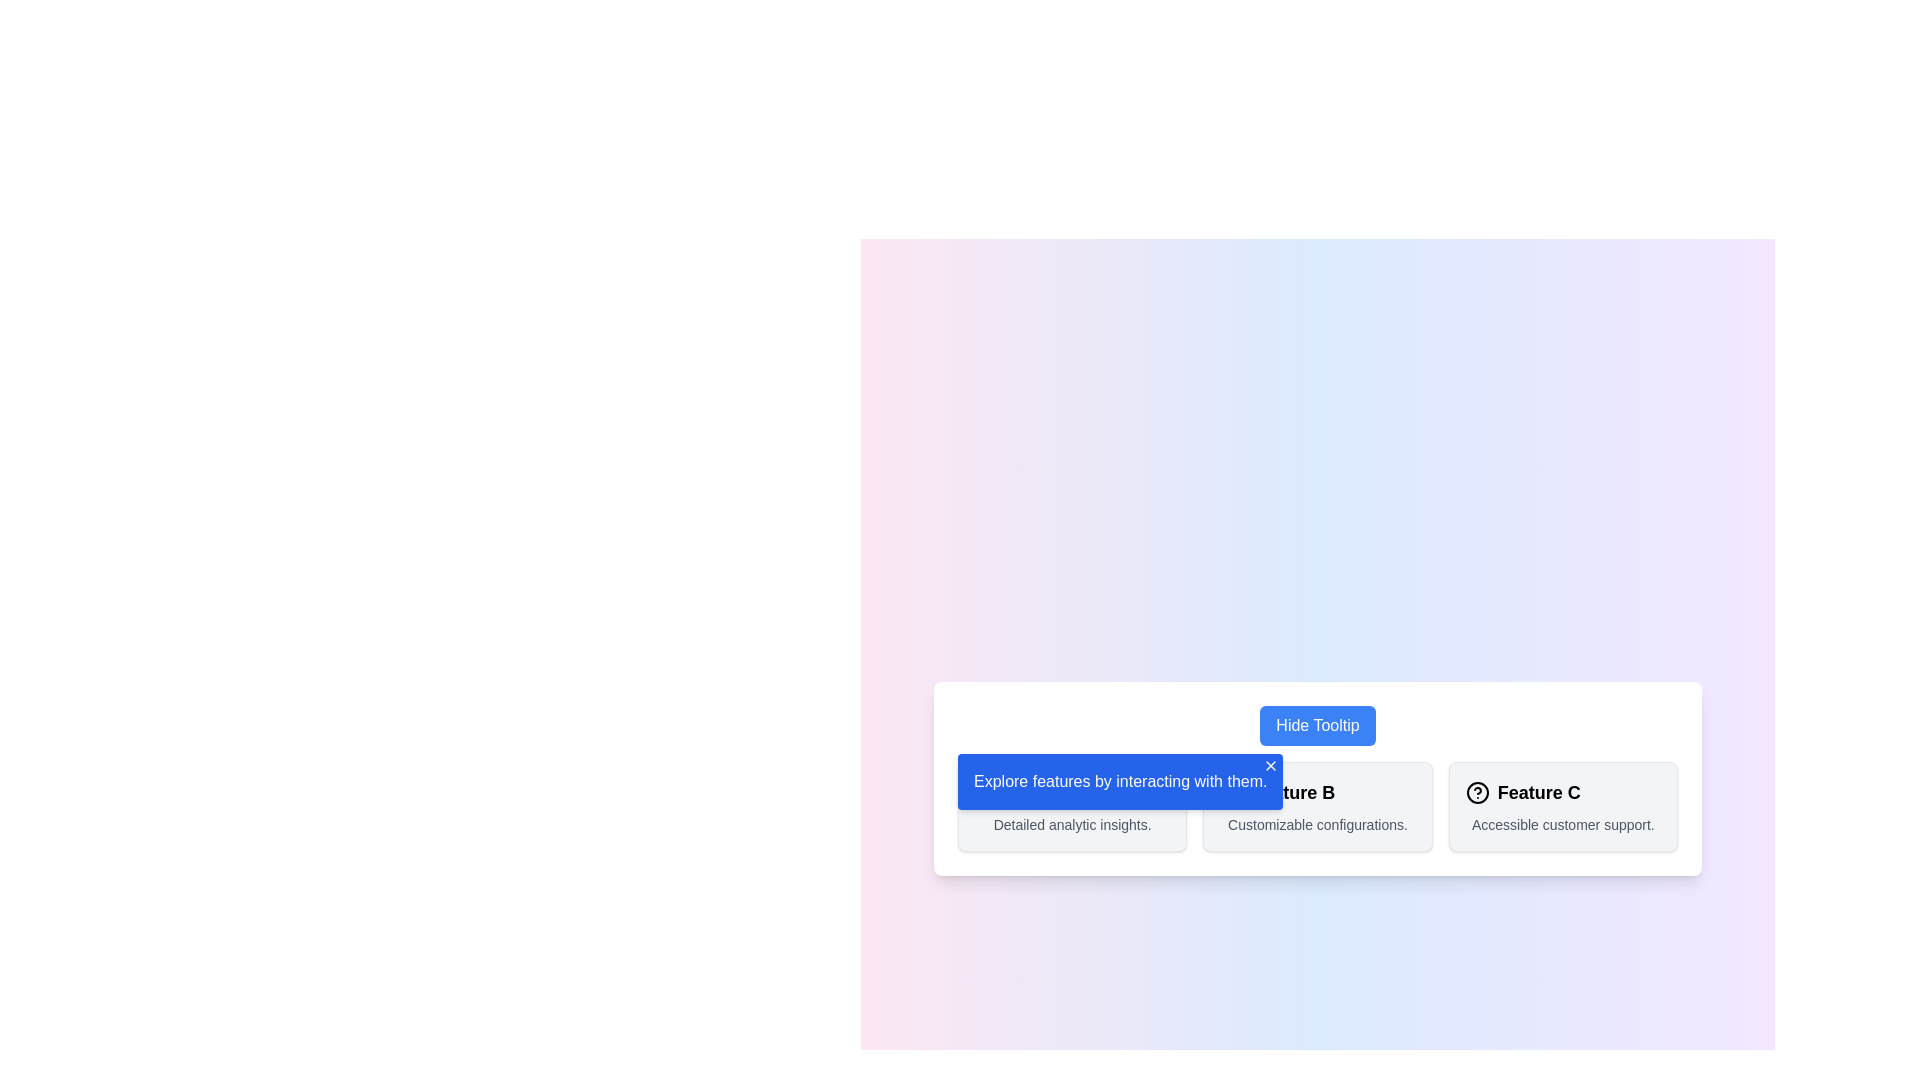 Image resolution: width=1920 pixels, height=1080 pixels. Describe the element at coordinates (1270, 765) in the screenshot. I see `the small square button with a red 'X' icon on the blue tooltip` at that location.